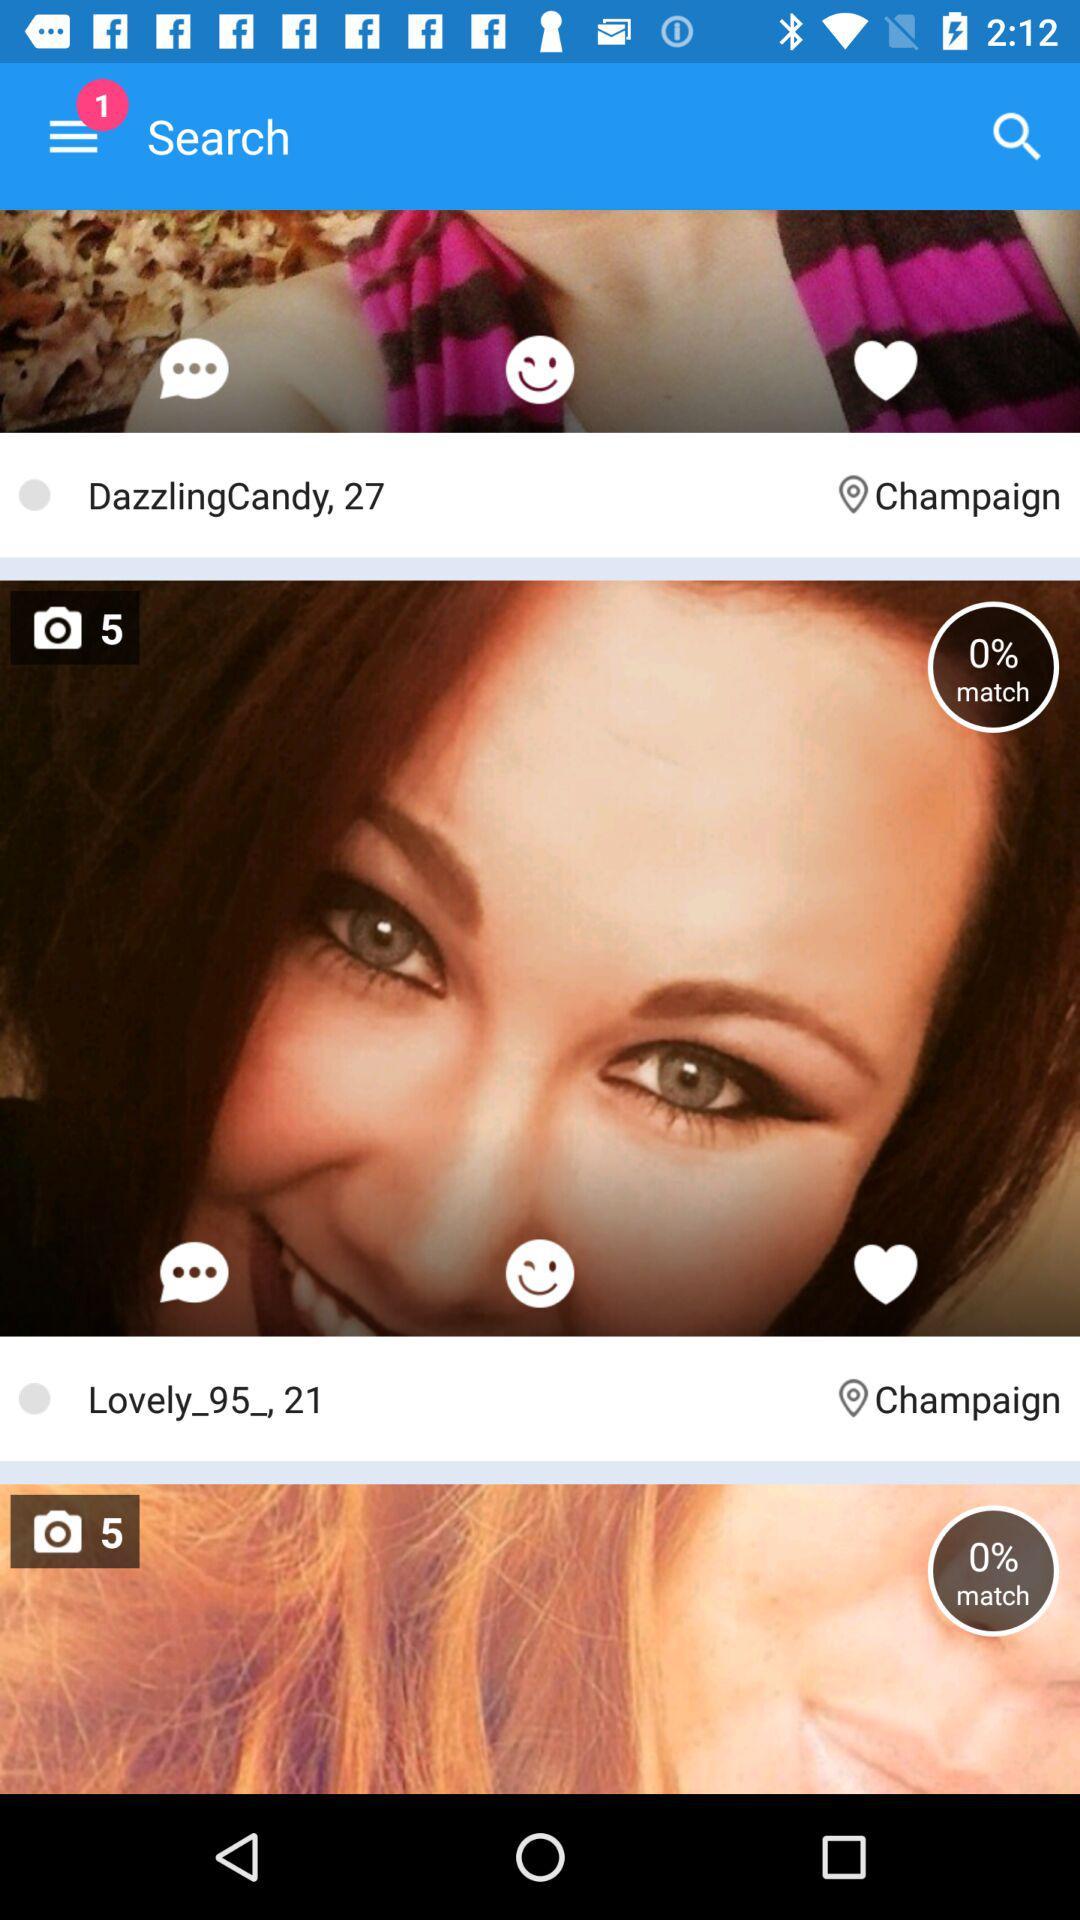 This screenshot has width=1080, height=1920. What do you see at coordinates (450, 1397) in the screenshot?
I see `the icon next to the champaign` at bounding box center [450, 1397].